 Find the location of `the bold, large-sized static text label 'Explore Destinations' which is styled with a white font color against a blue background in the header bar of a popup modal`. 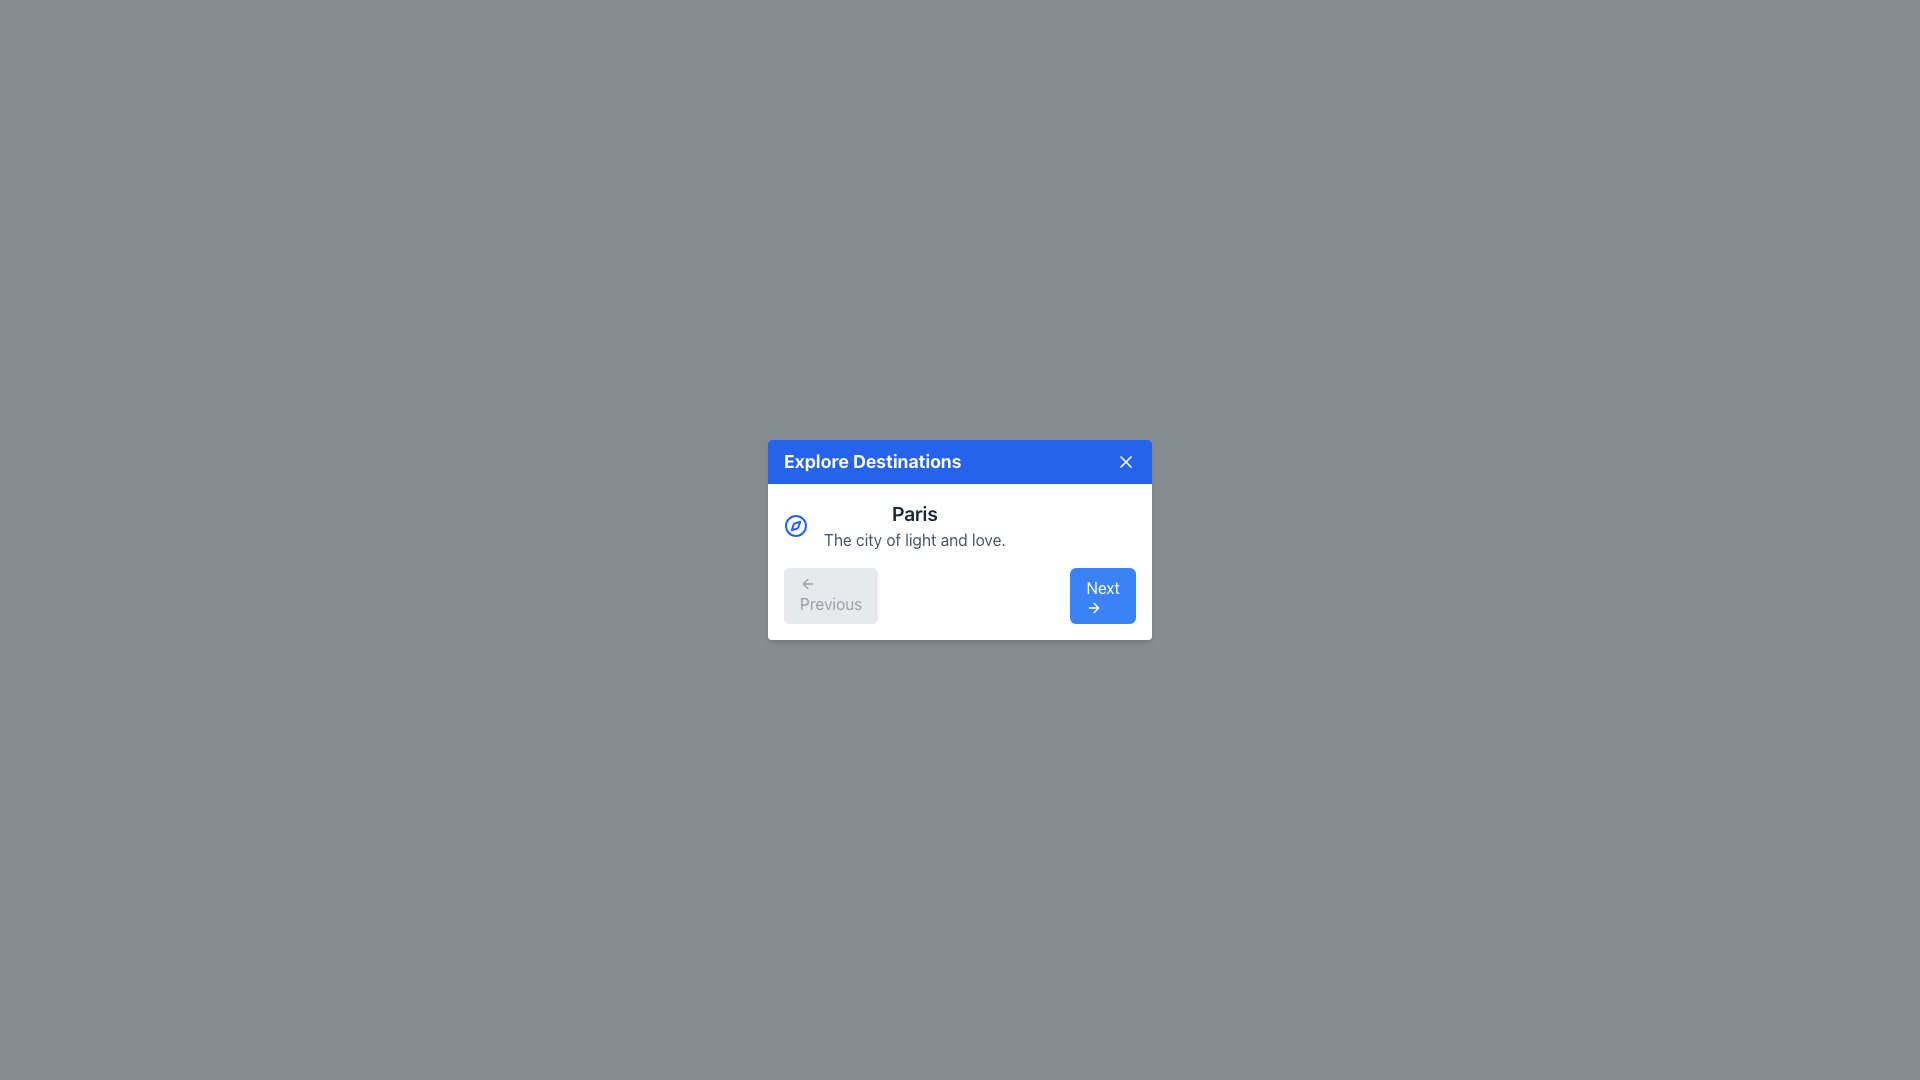

the bold, large-sized static text label 'Explore Destinations' which is styled with a white font color against a blue background in the header bar of a popup modal is located at coordinates (872, 462).